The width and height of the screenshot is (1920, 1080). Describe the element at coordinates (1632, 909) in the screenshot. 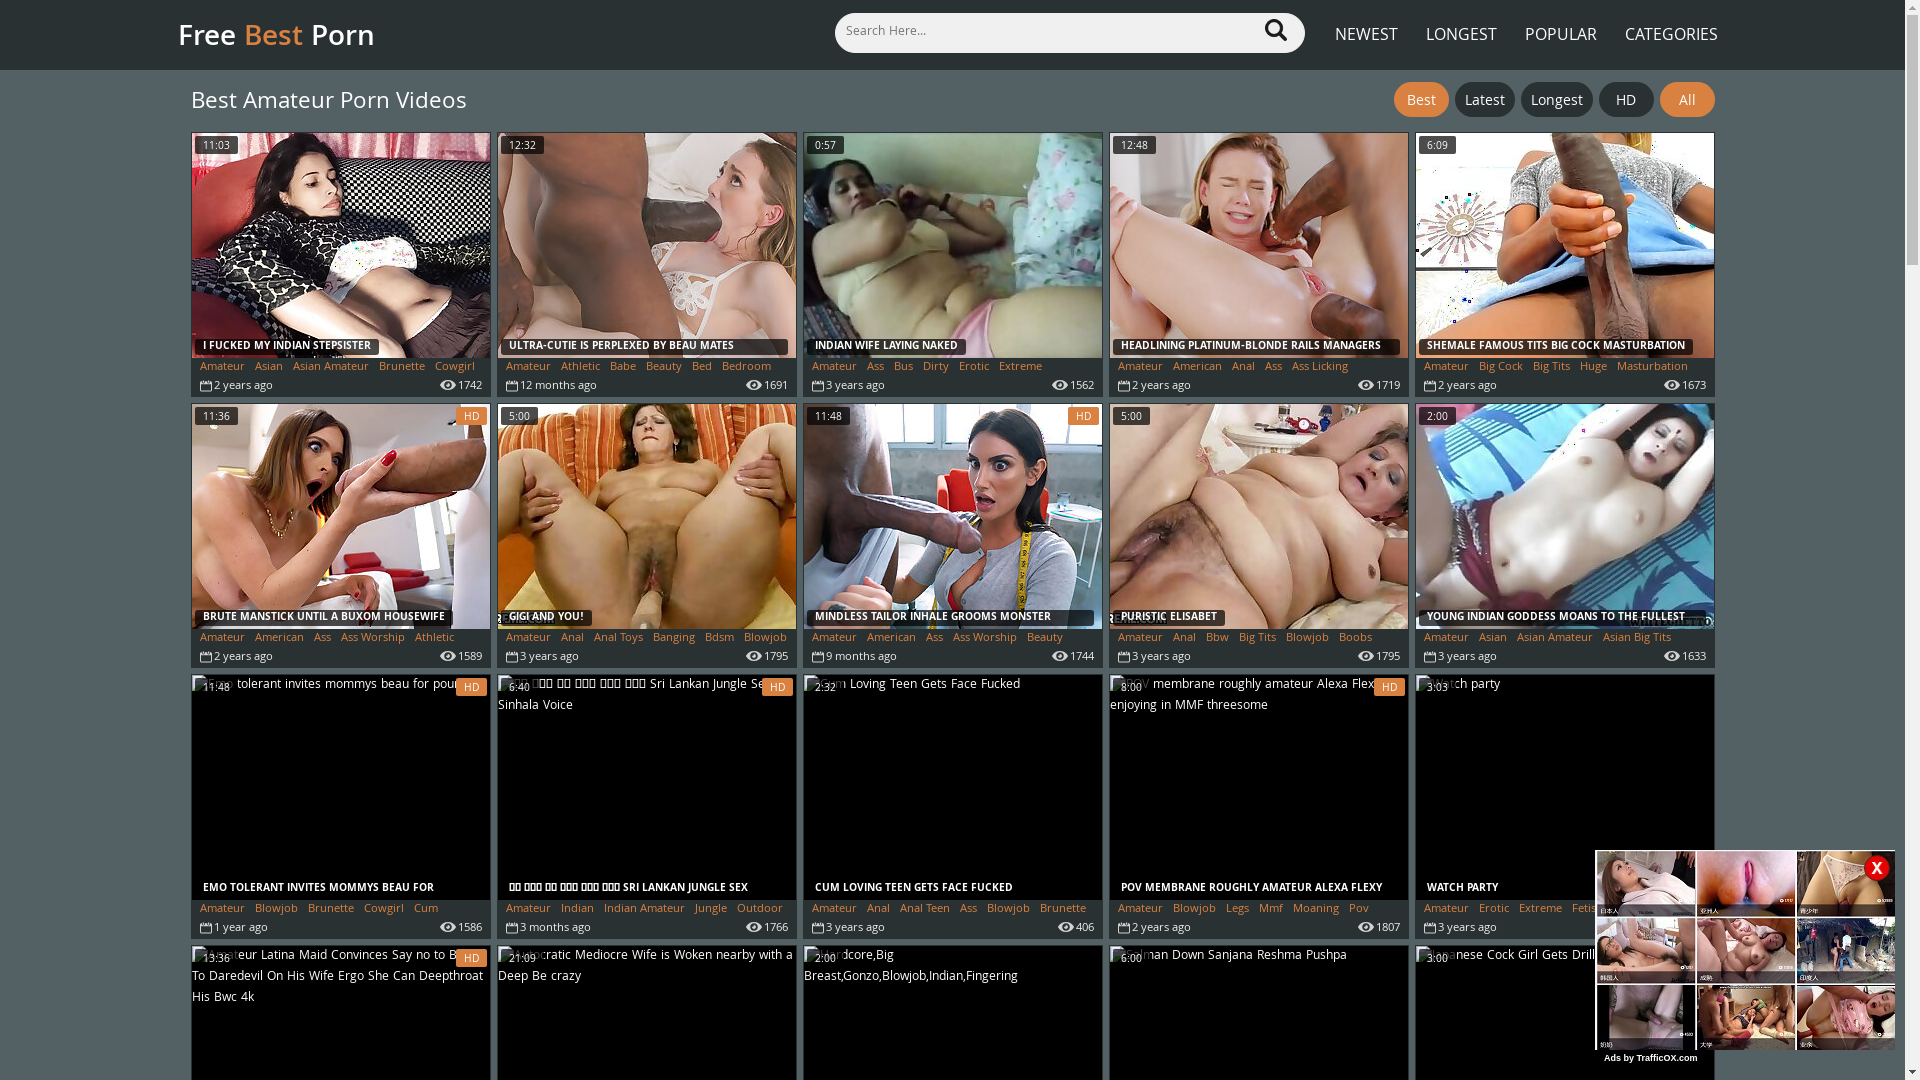

I see `'Fucking'` at that location.